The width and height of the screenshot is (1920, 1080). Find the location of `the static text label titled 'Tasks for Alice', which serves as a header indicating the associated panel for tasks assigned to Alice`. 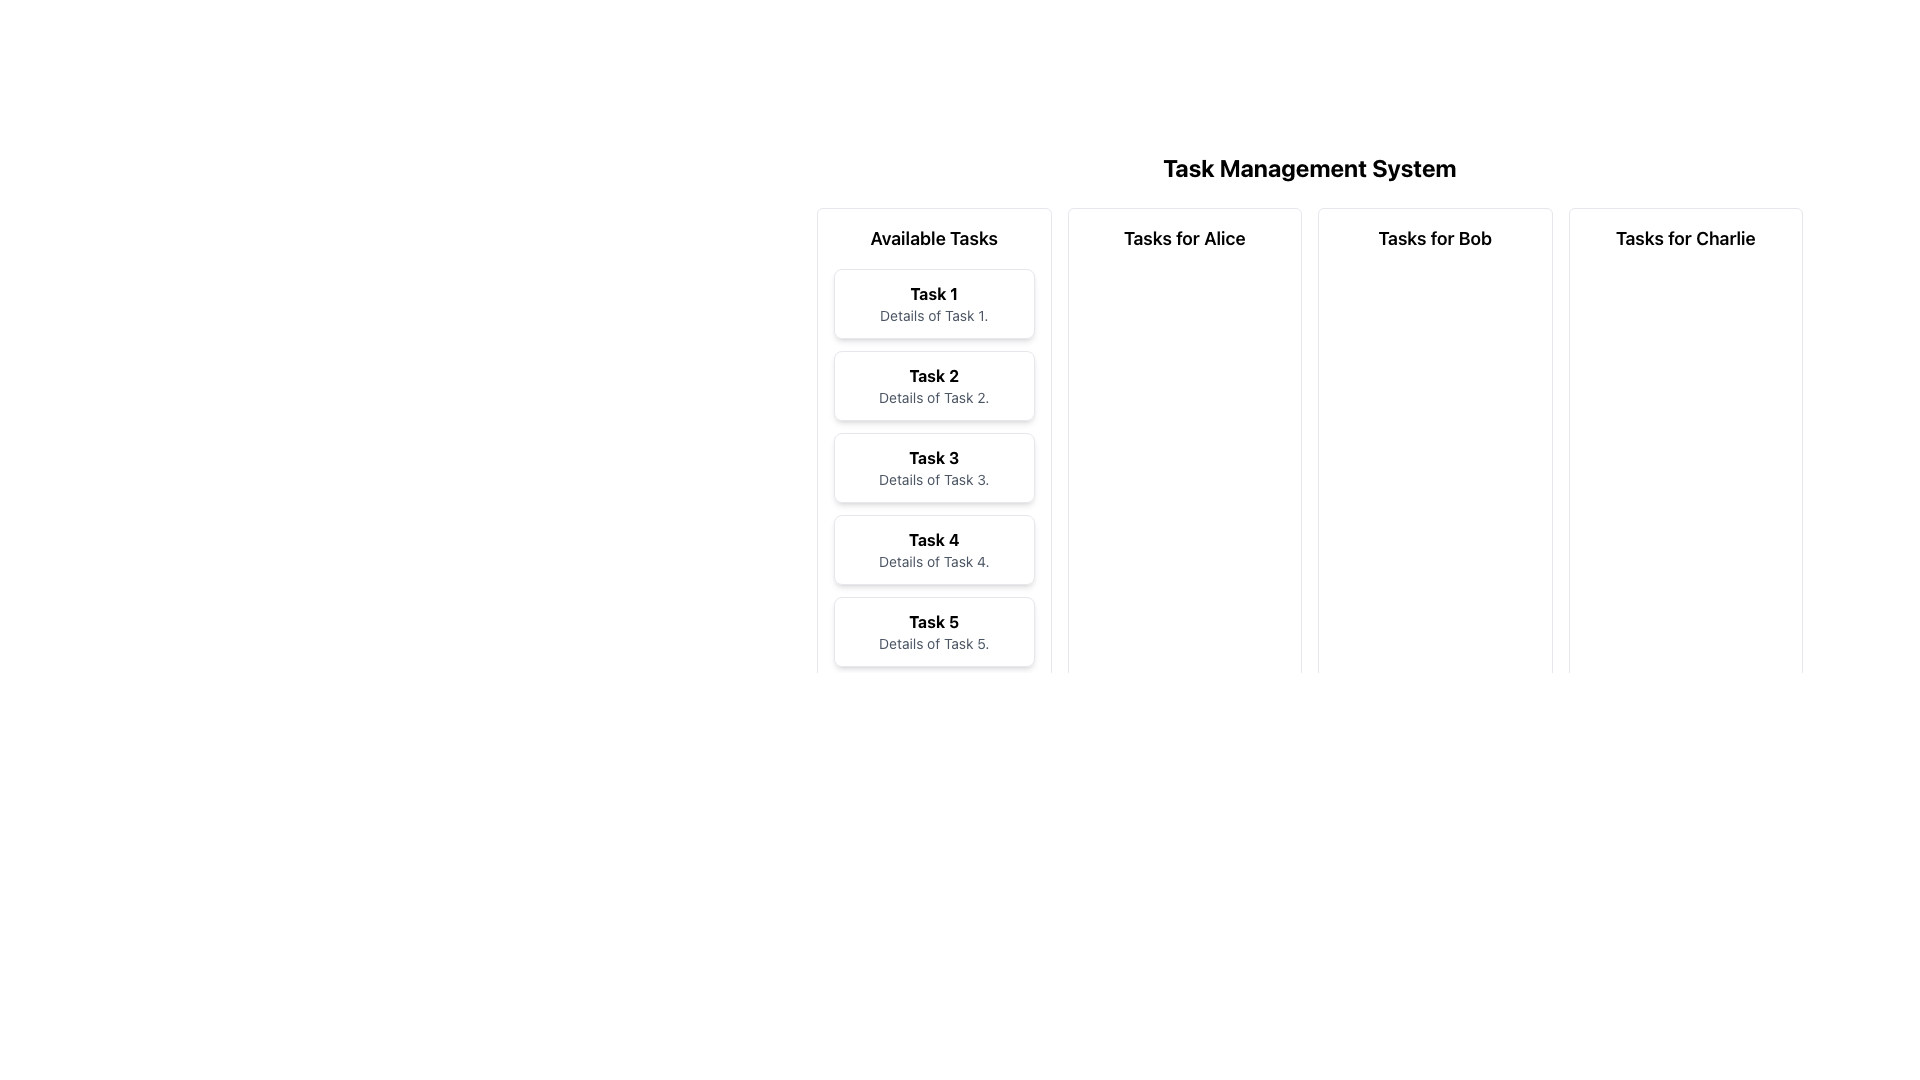

the static text label titled 'Tasks for Alice', which serves as a header indicating the associated panel for tasks assigned to Alice is located at coordinates (1184, 238).